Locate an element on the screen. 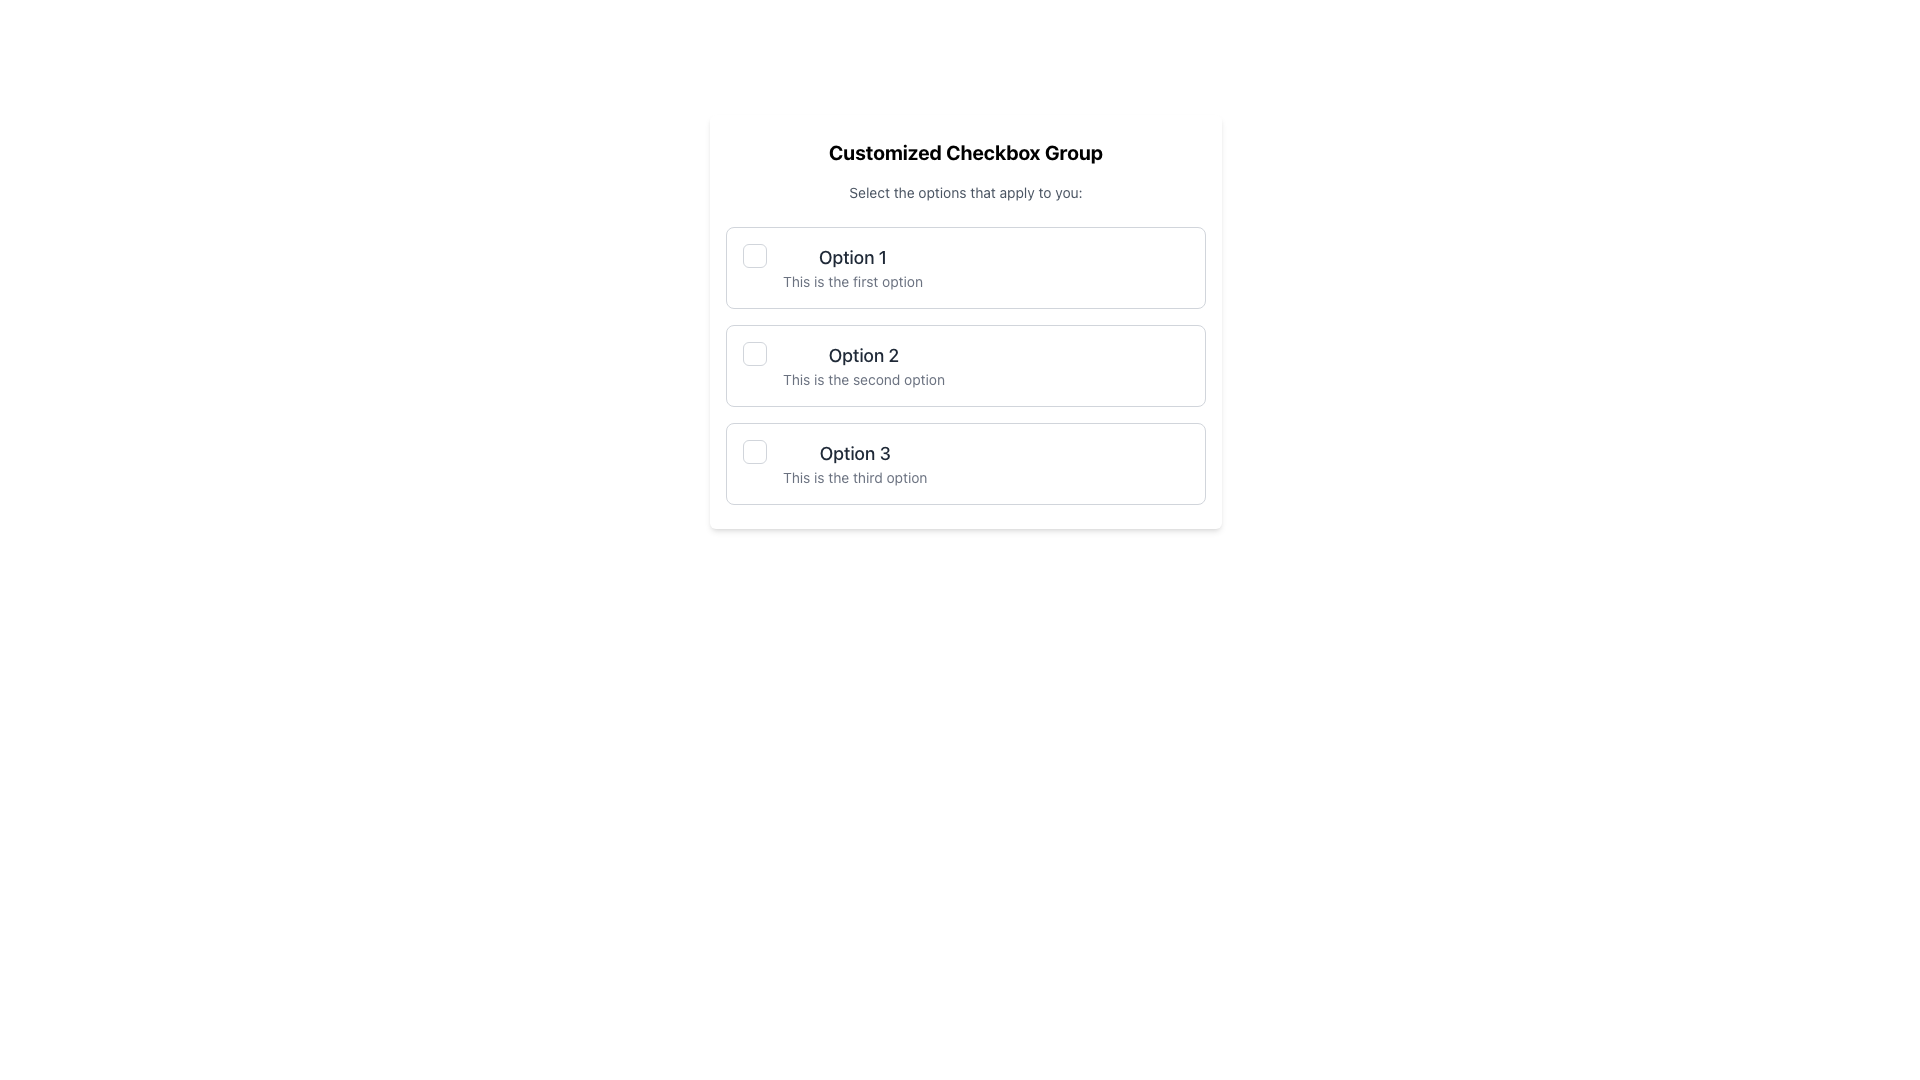  descriptive text of the Text Label with Description that states 'This is the second option' located under the bolded title 'Option 2' is located at coordinates (864, 366).